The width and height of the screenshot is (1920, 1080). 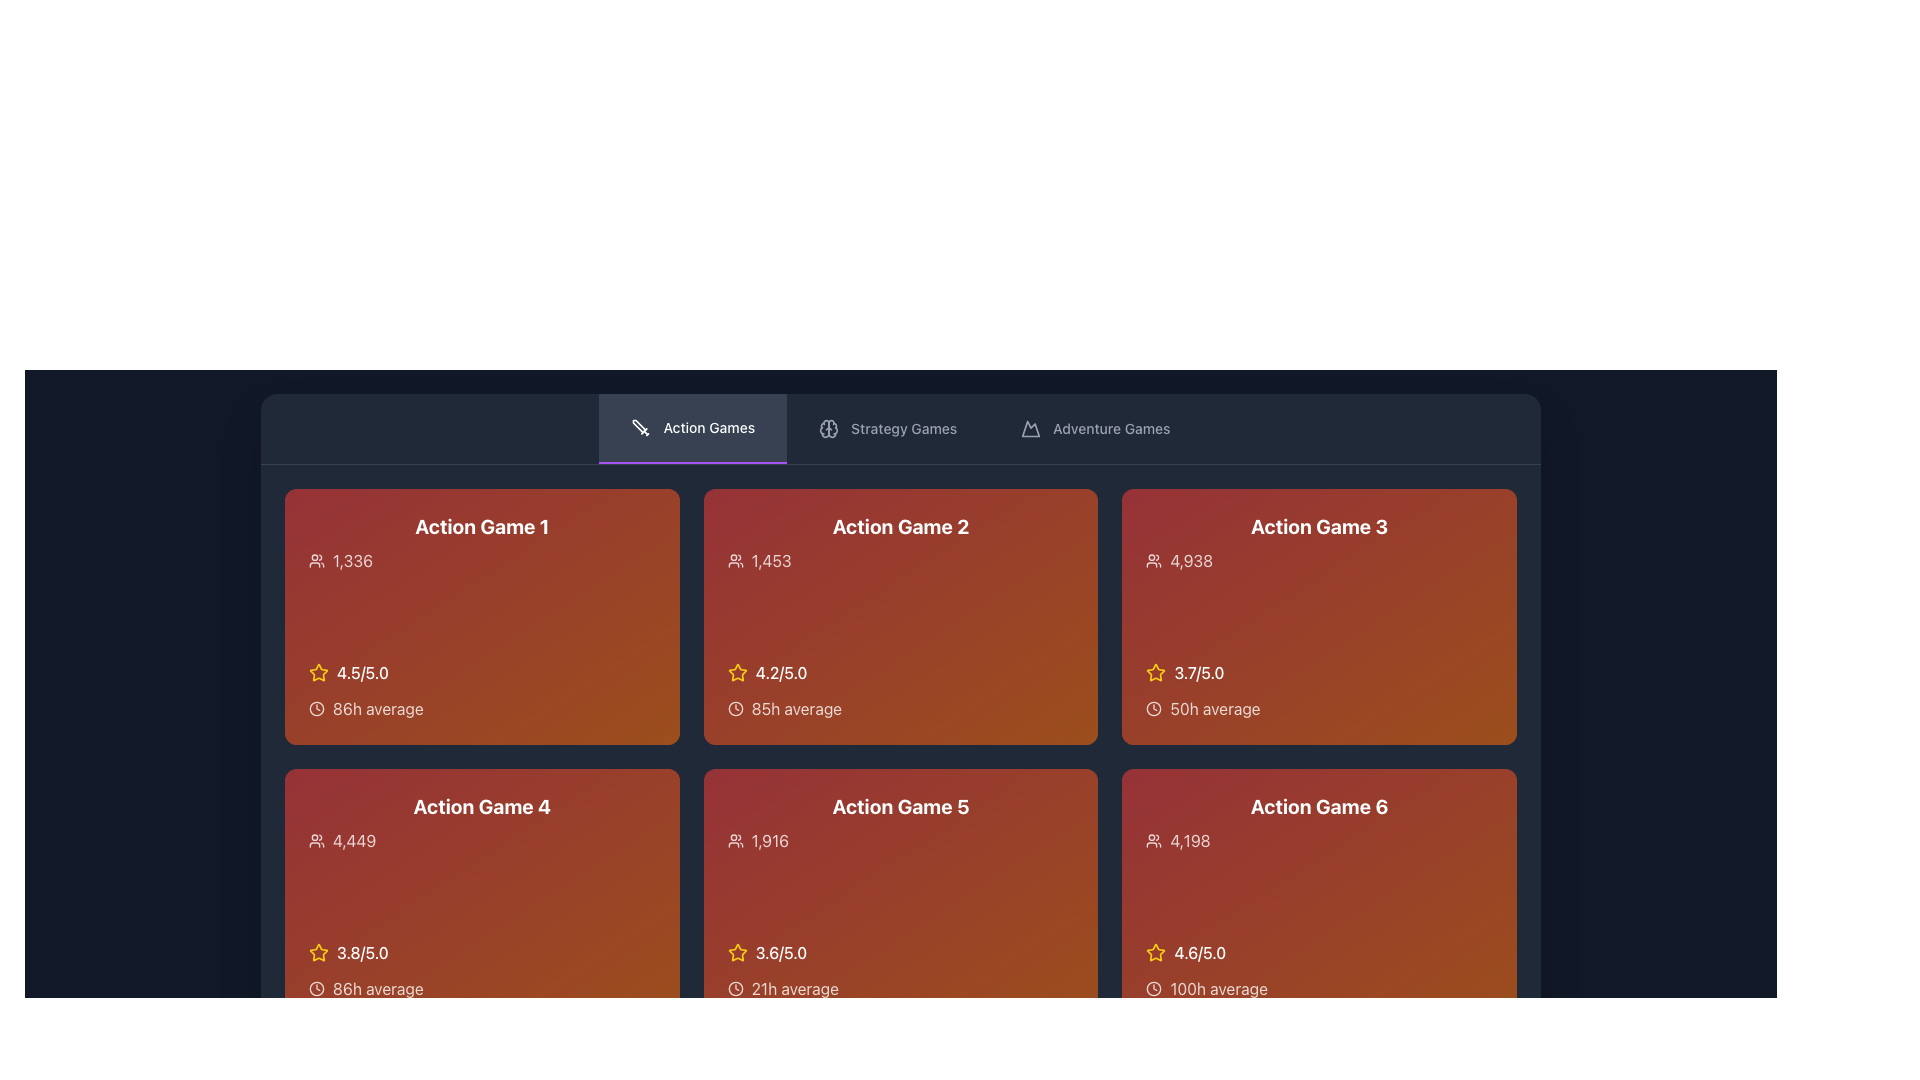 I want to click on the yellow star icon with five points located in the bottom-right of the 'Action Game 6' card's rating display, so click(x=1156, y=951).